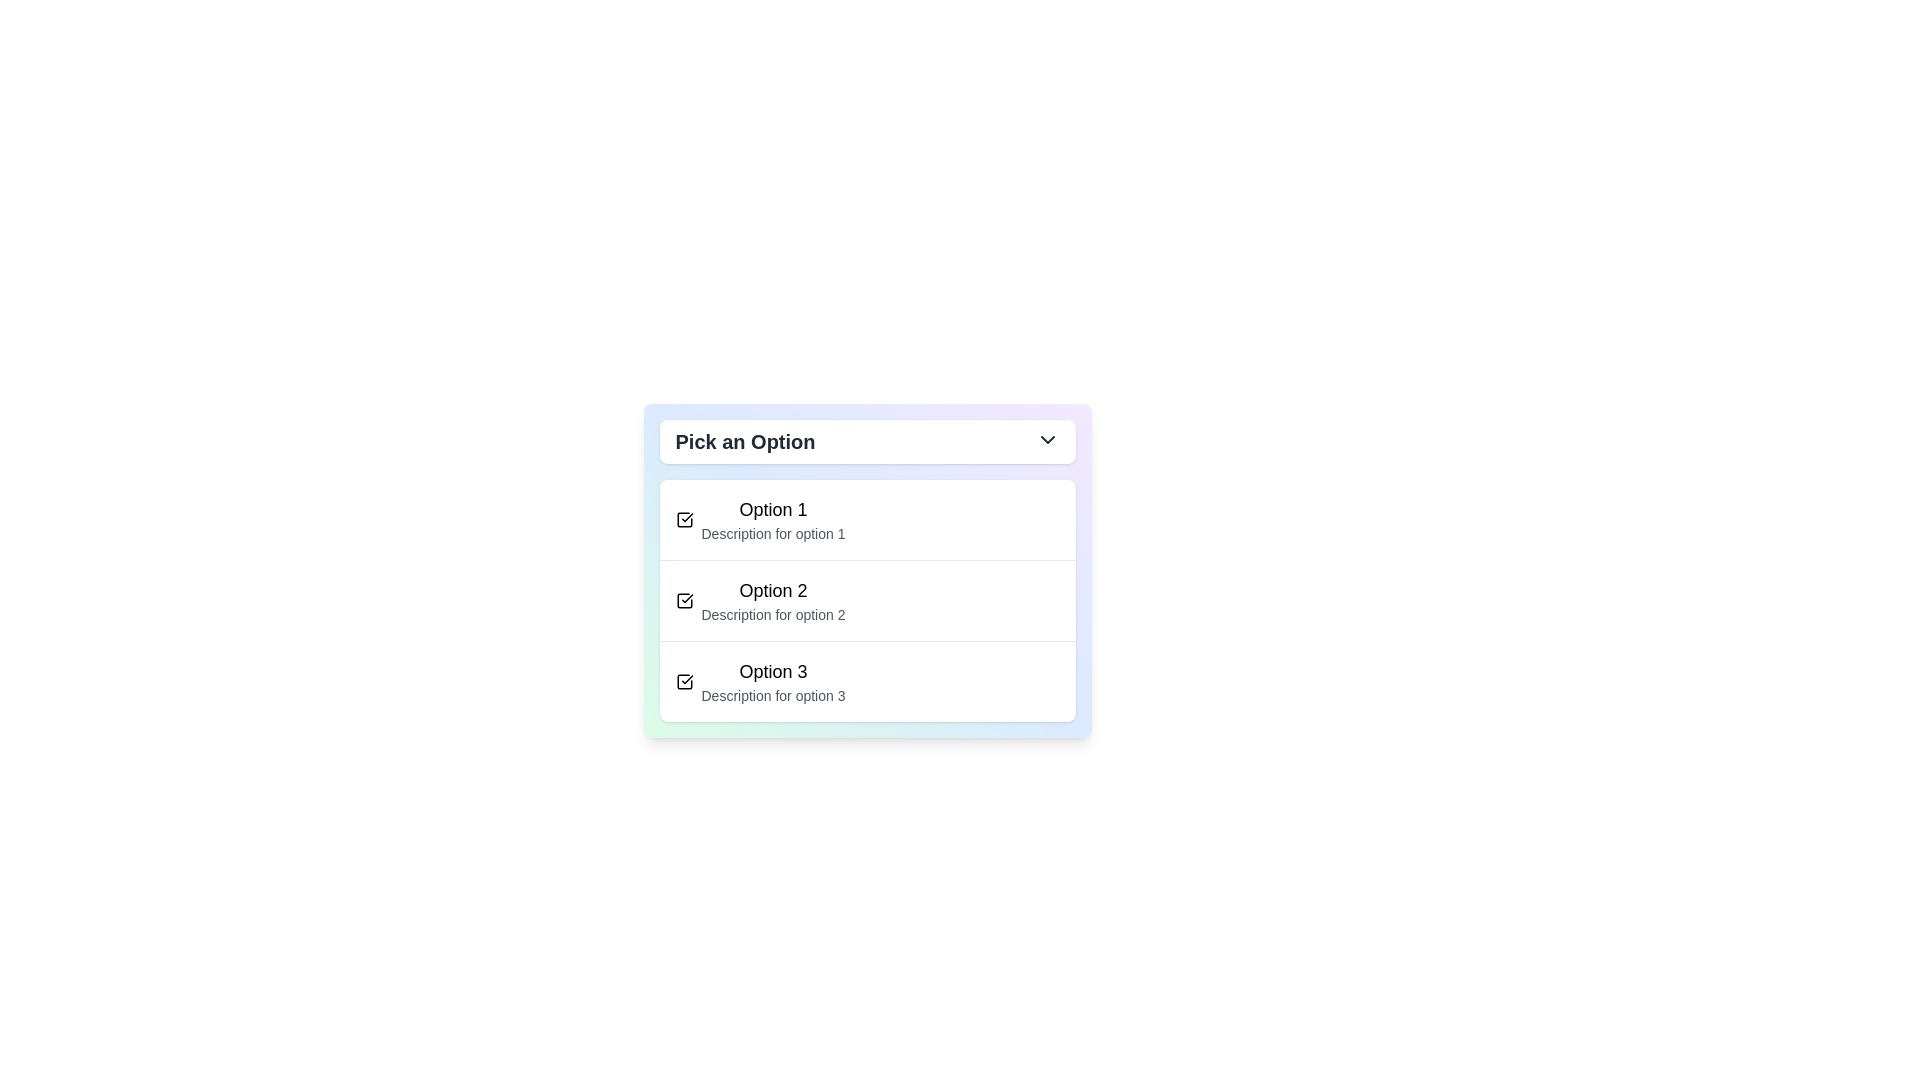 The image size is (1920, 1080). What do you see at coordinates (867, 441) in the screenshot?
I see `toggle button to toggle the dropdown visibility` at bounding box center [867, 441].